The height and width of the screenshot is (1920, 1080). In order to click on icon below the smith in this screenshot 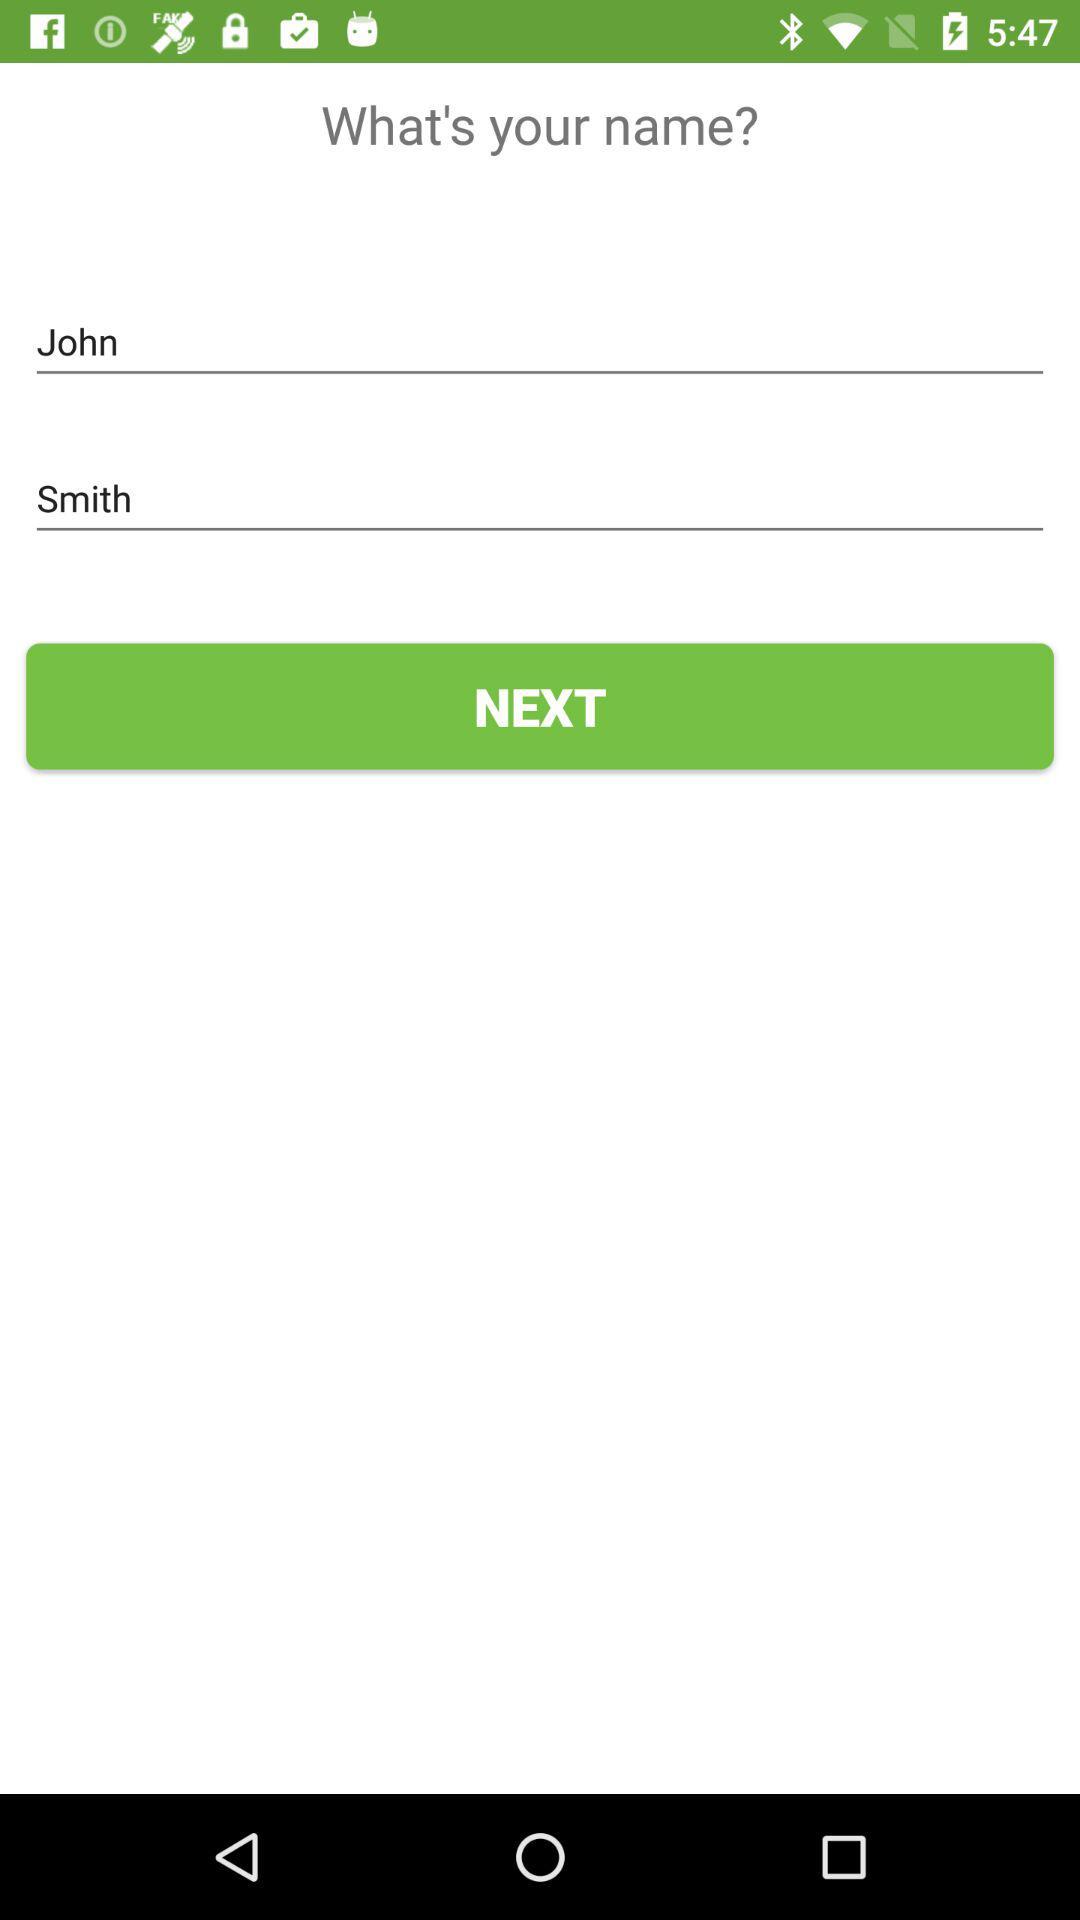, I will do `click(540, 706)`.